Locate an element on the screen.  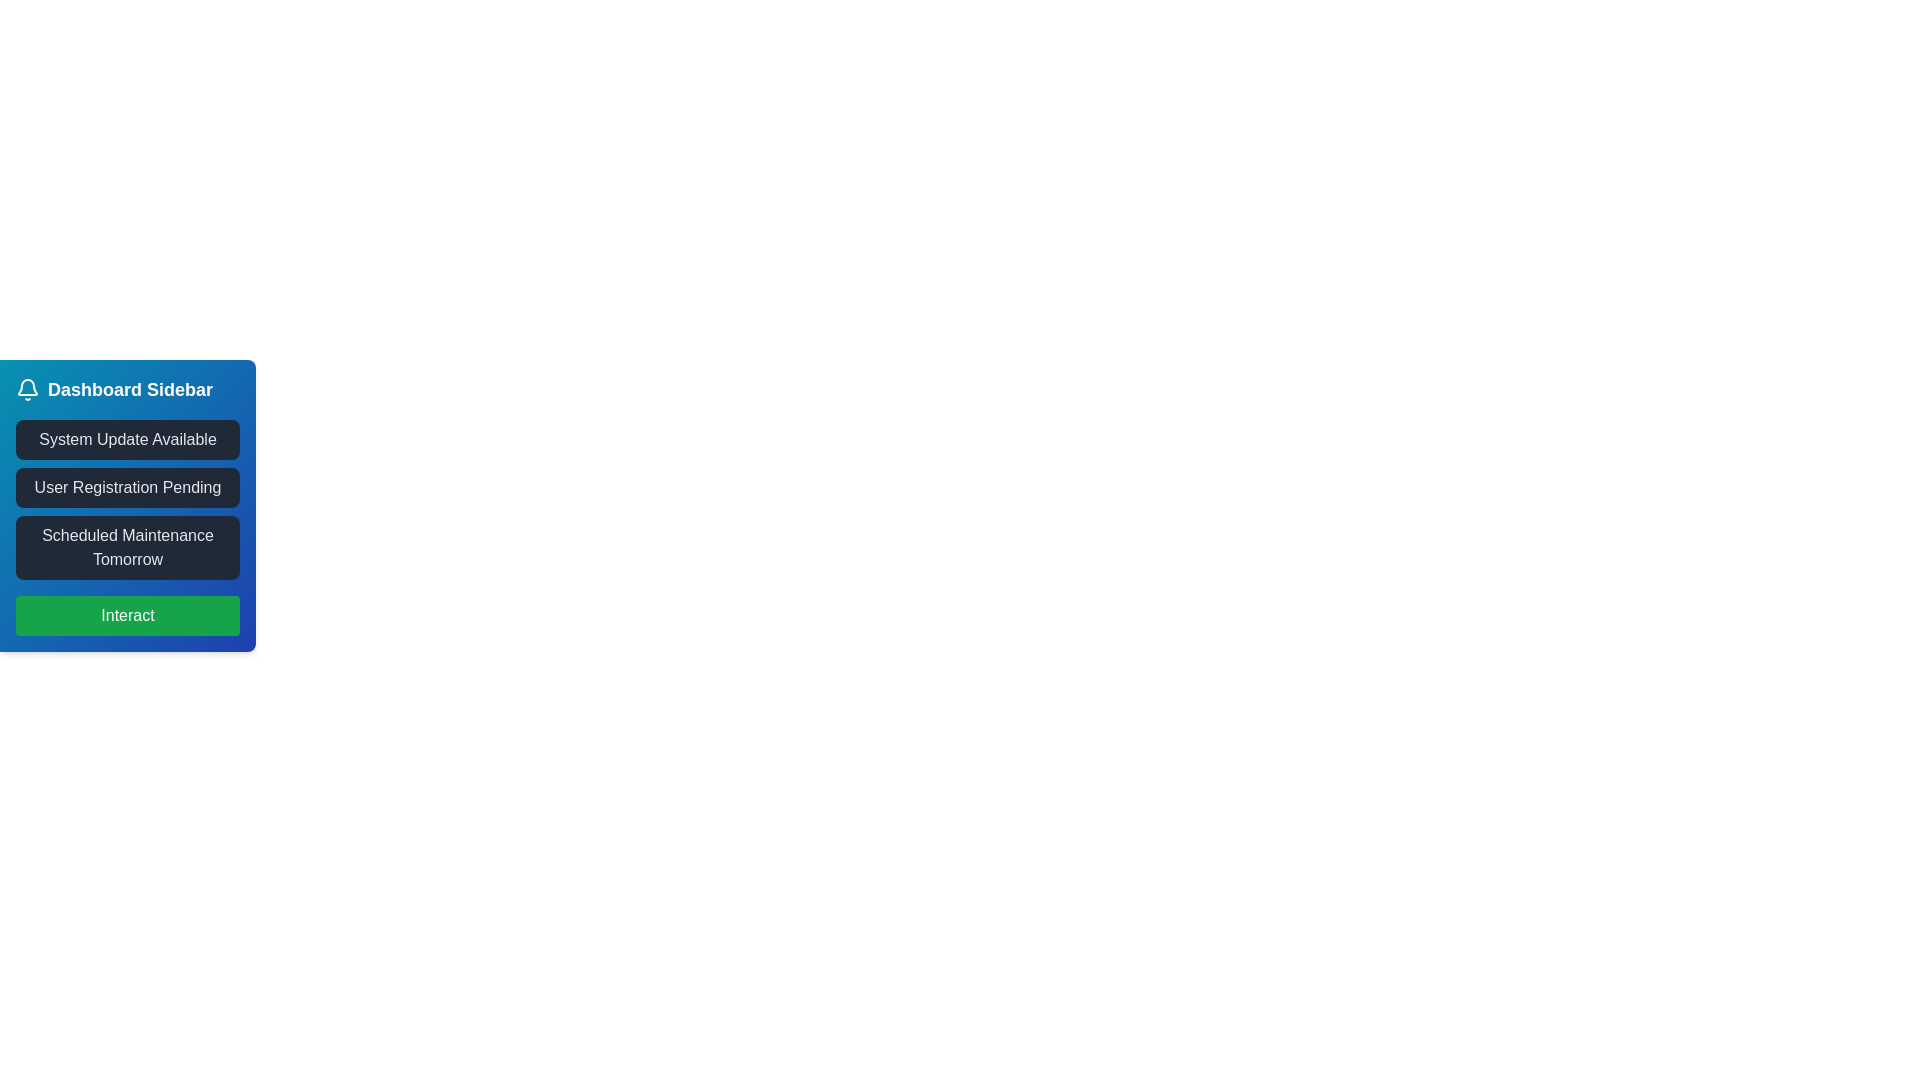
the stylized bell icon located in the top-left corner of the 'Dashboard Sidebar', which is above three sequential buttons and a prominent green button labeled 'Interact' is located at coordinates (28, 387).